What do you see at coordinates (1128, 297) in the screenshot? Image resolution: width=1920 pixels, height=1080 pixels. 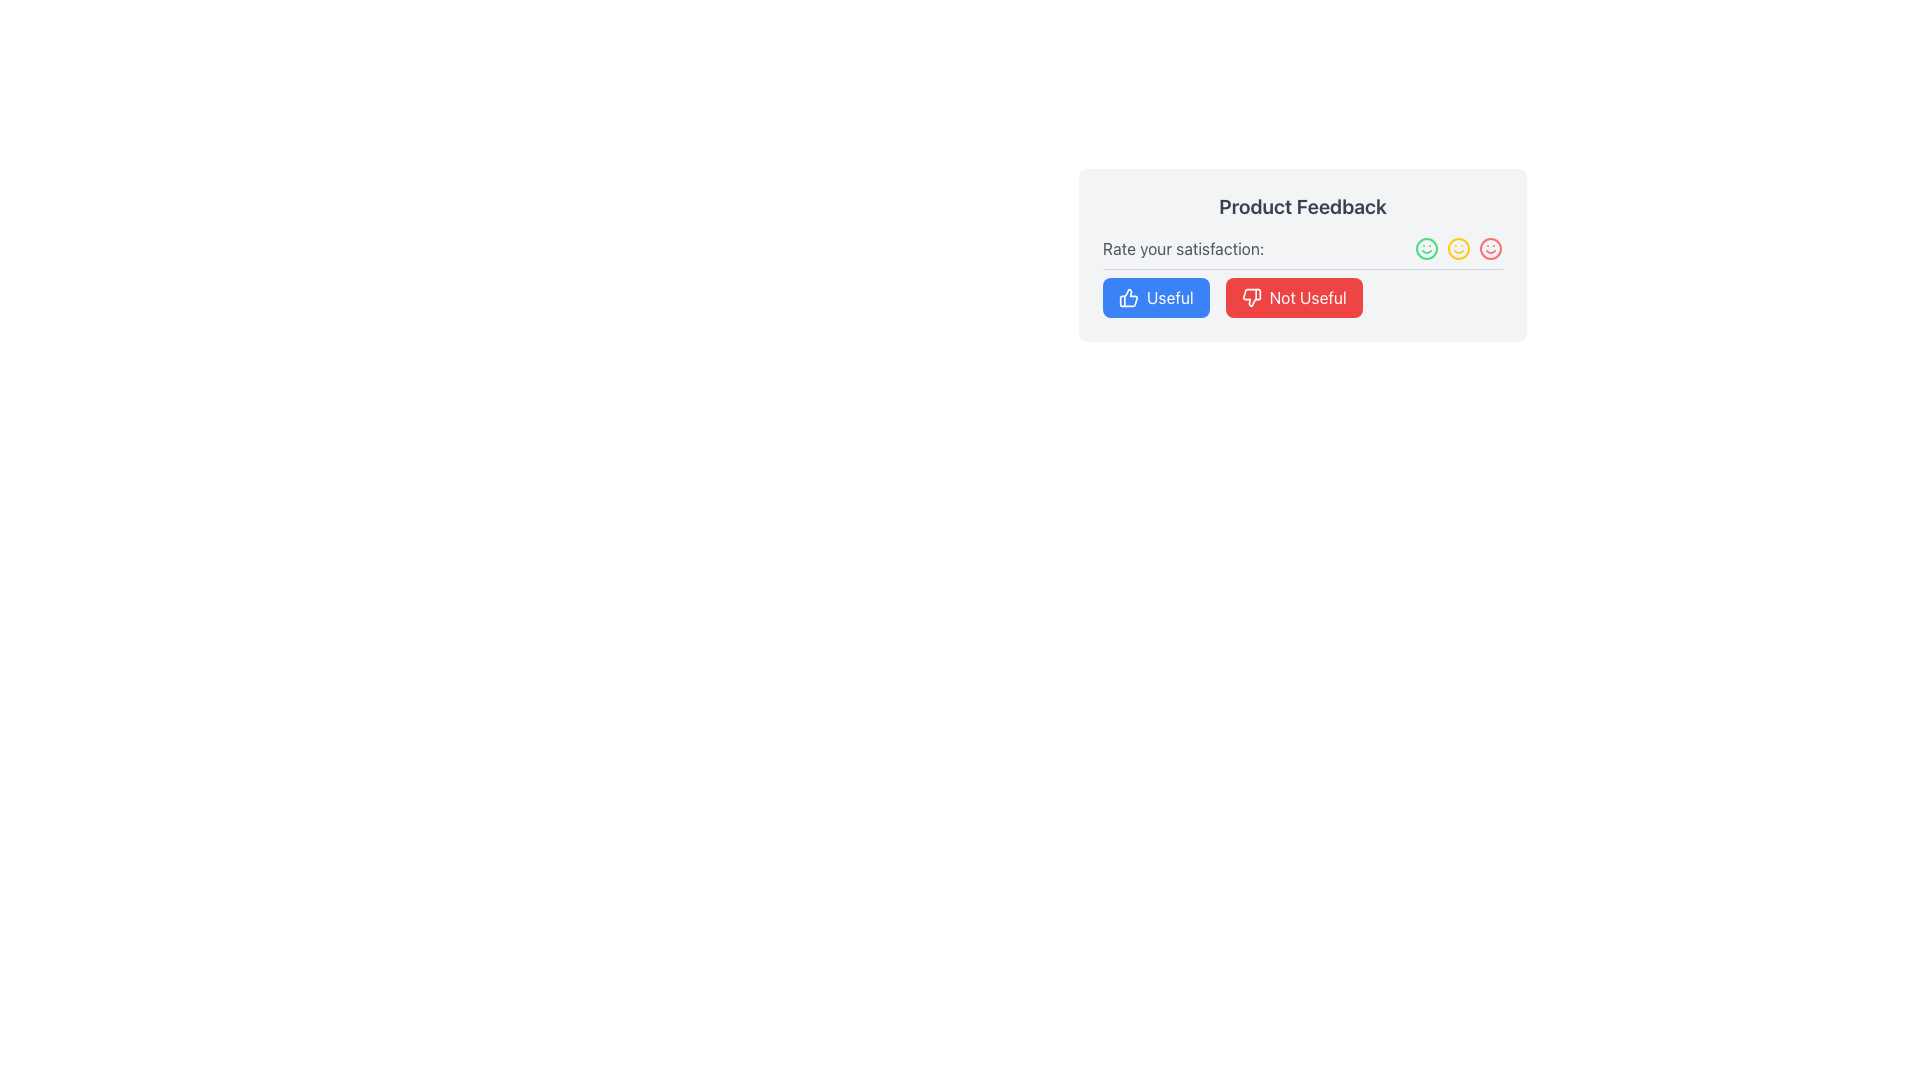 I see `the icon on the left side of the blue 'Useful' button` at bounding box center [1128, 297].